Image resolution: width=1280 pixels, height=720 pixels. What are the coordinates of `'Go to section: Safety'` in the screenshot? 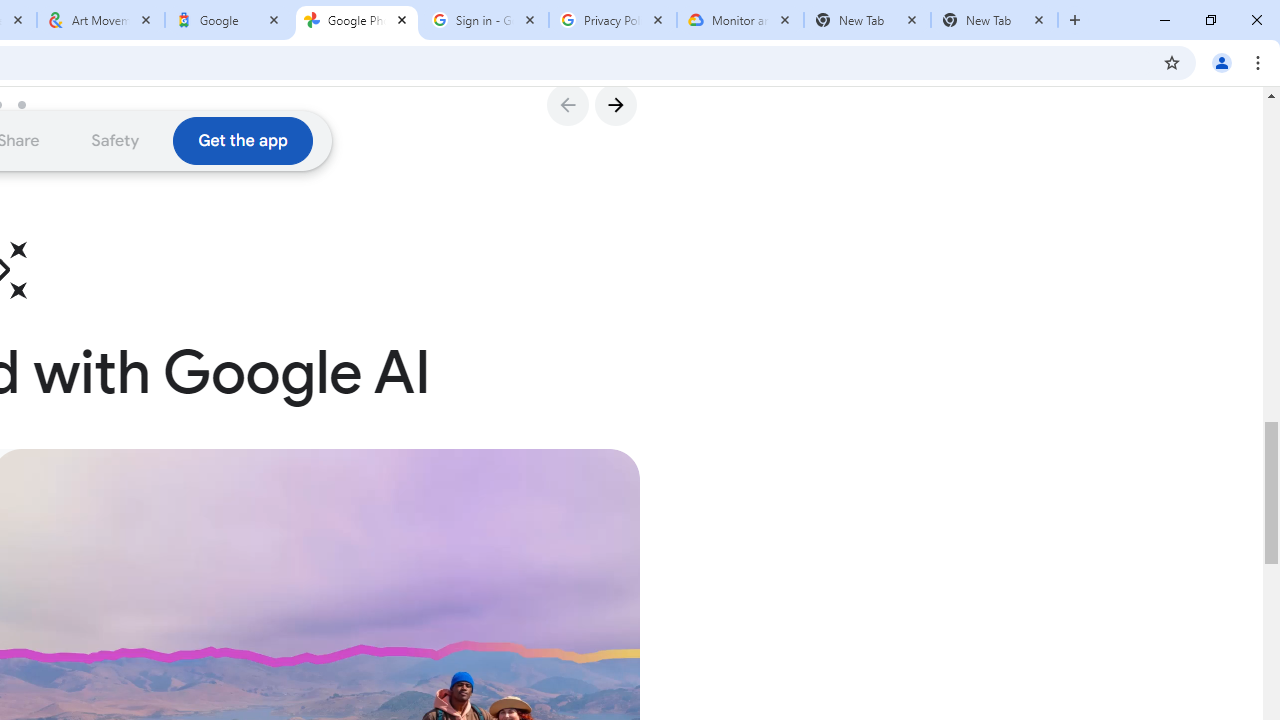 It's located at (114, 139).